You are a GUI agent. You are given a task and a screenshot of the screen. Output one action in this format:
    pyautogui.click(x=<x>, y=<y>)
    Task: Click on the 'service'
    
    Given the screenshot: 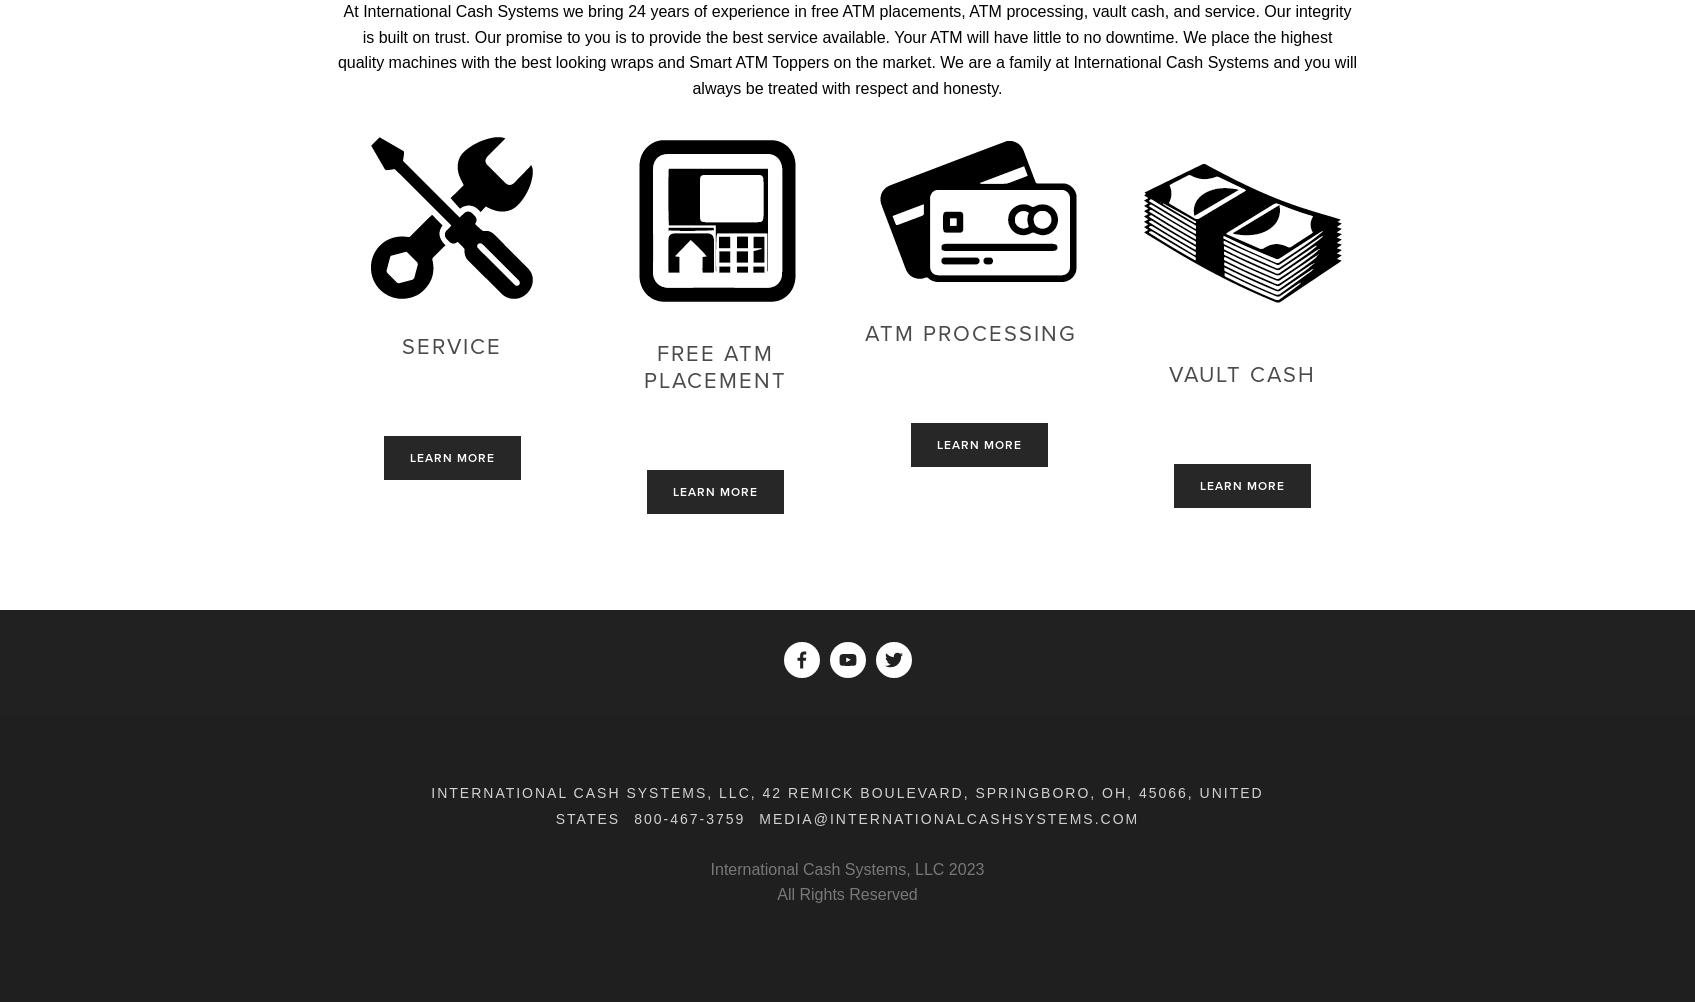 What is the action you would take?
    pyautogui.click(x=402, y=346)
    